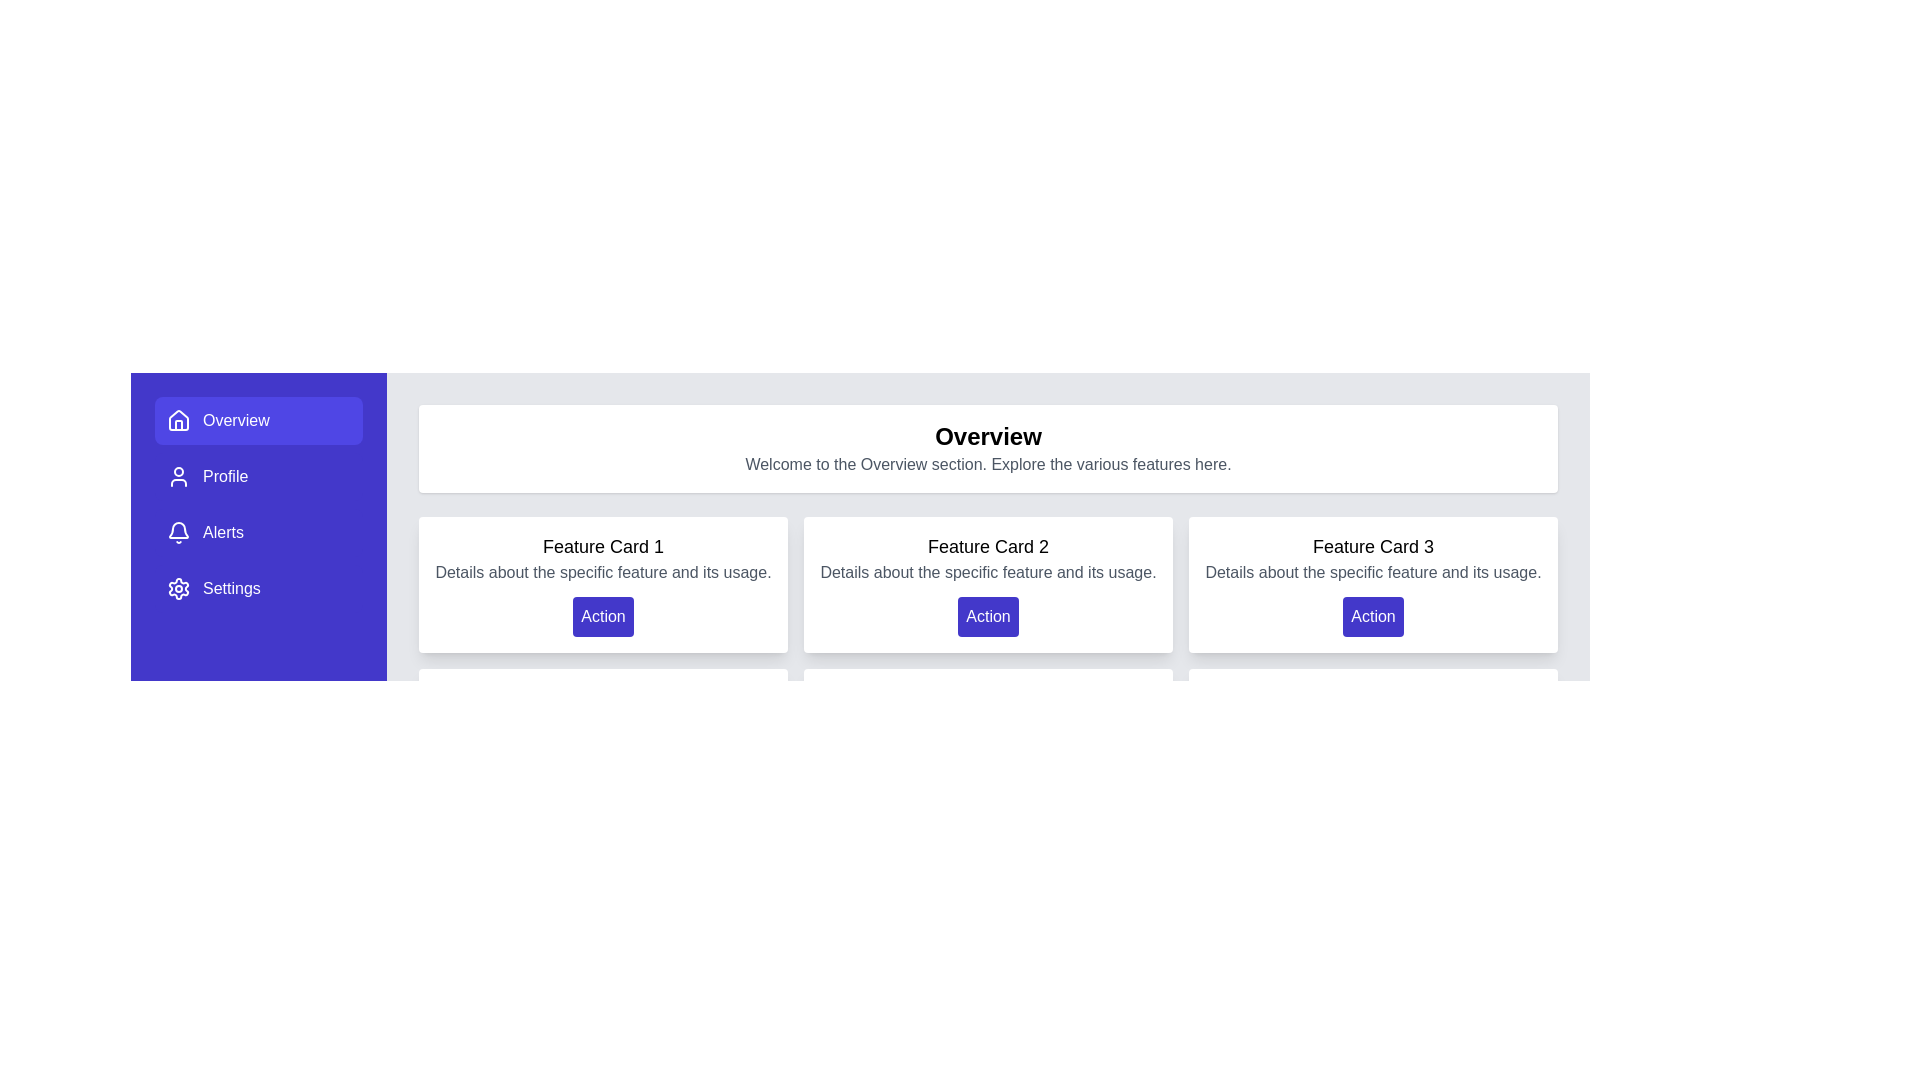 The image size is (1920, 1080). What do you see at coordinates (988, 616) in the screenshot?
I see `the button located at the bottom center of 'Feature Card 2'` at bounding box center [988, 616].